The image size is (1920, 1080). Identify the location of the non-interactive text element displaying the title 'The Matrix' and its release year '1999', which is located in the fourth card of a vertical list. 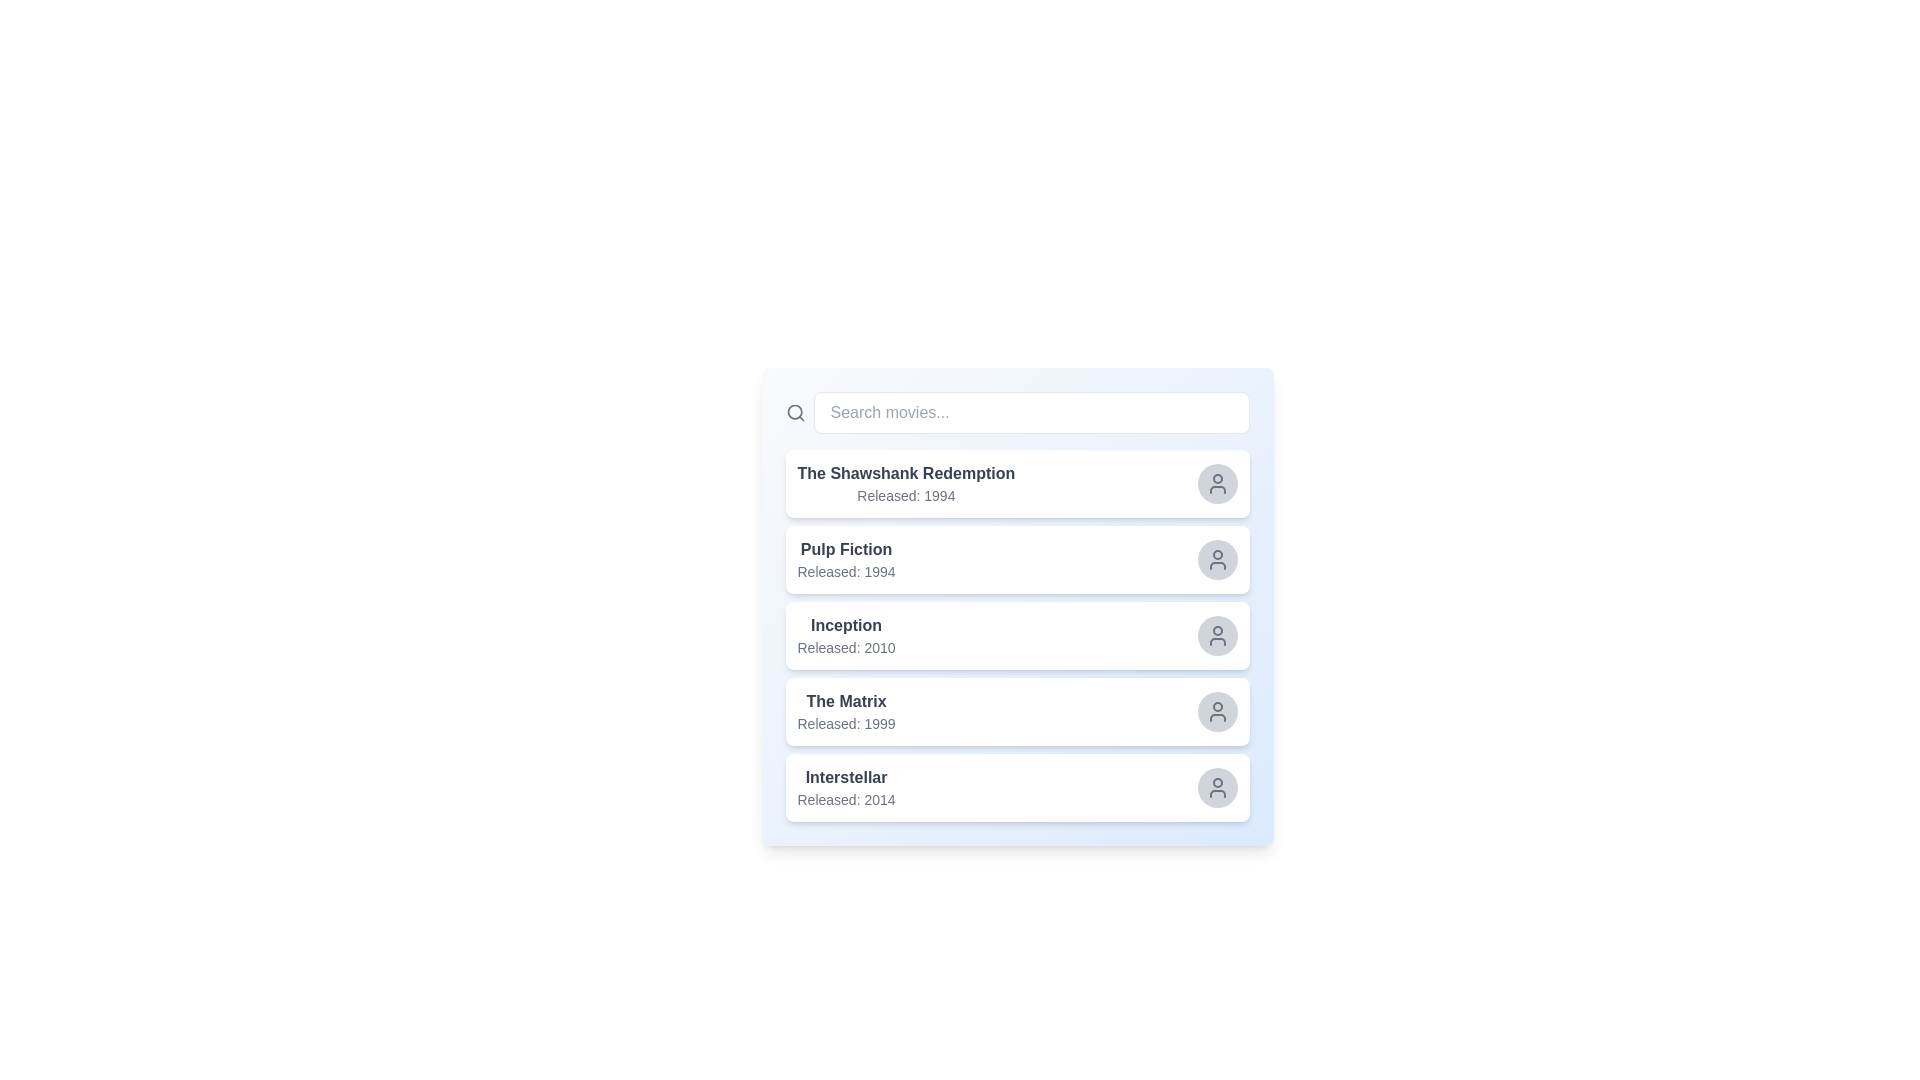
(846, 711).